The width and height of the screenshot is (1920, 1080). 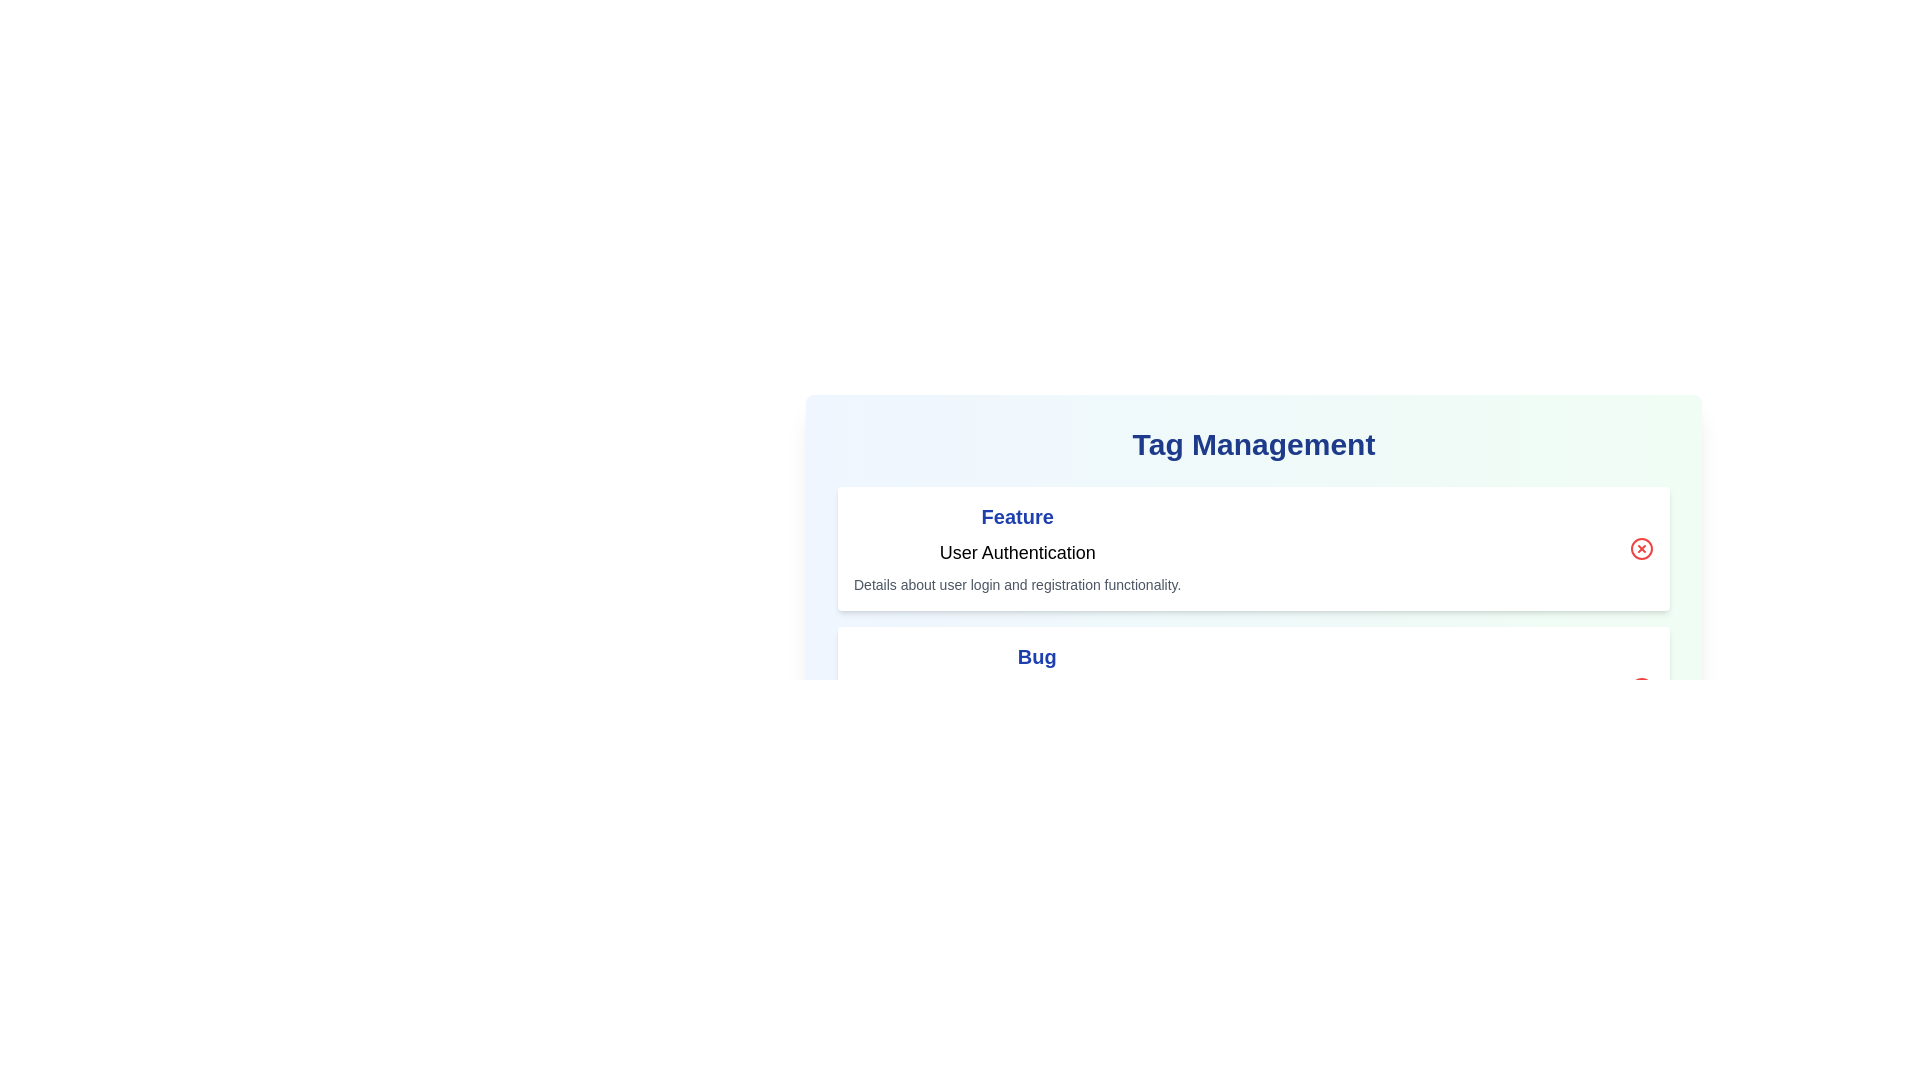 What do you see at coordinates (1641, 548) in the screenshot?
I see `the circular close icon with a centered cross mark located in the right section of the white rectangular card labeled 'Feature: User Authentication' in the 'Tag Management' interface` at bounding box center [1641, 548].